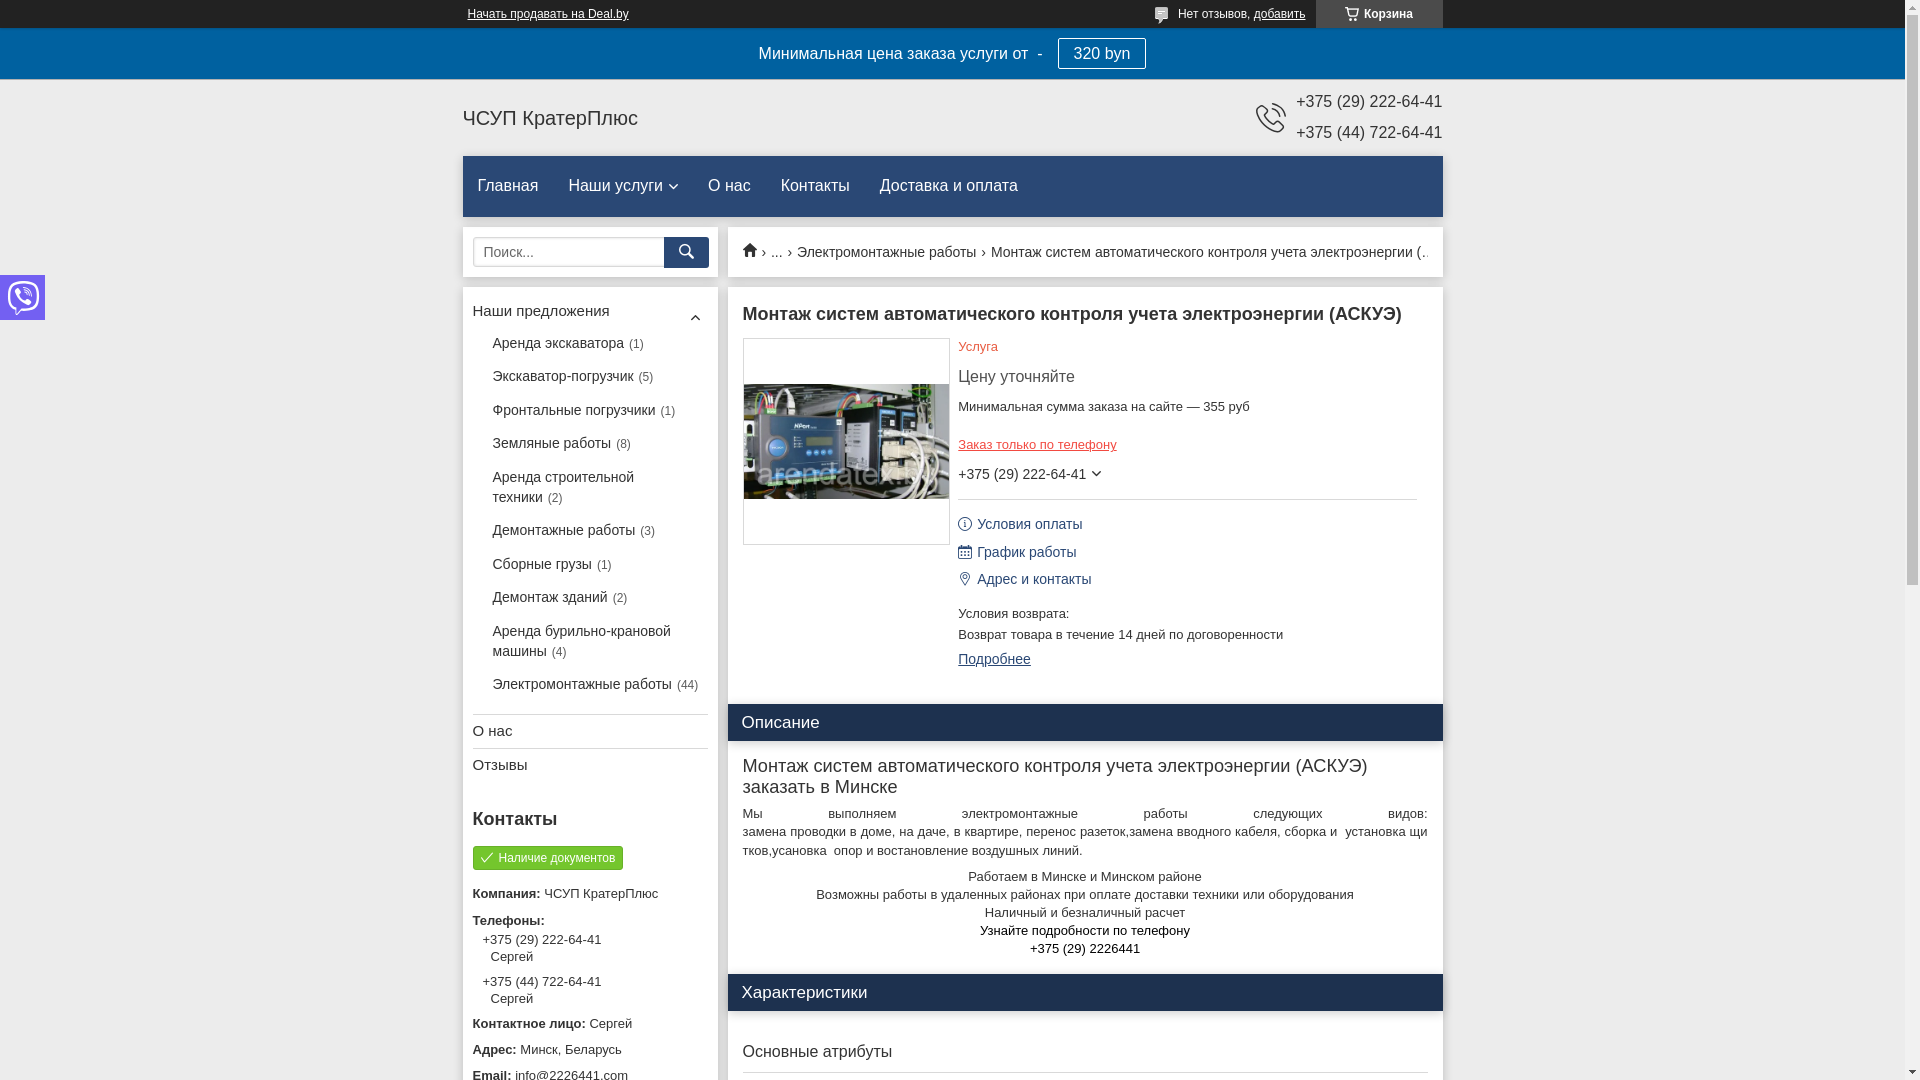  What do you see at coordinates (1101, 52) in the screenshot?
I see `'320 byn'` at bounding box center [1101, 52].